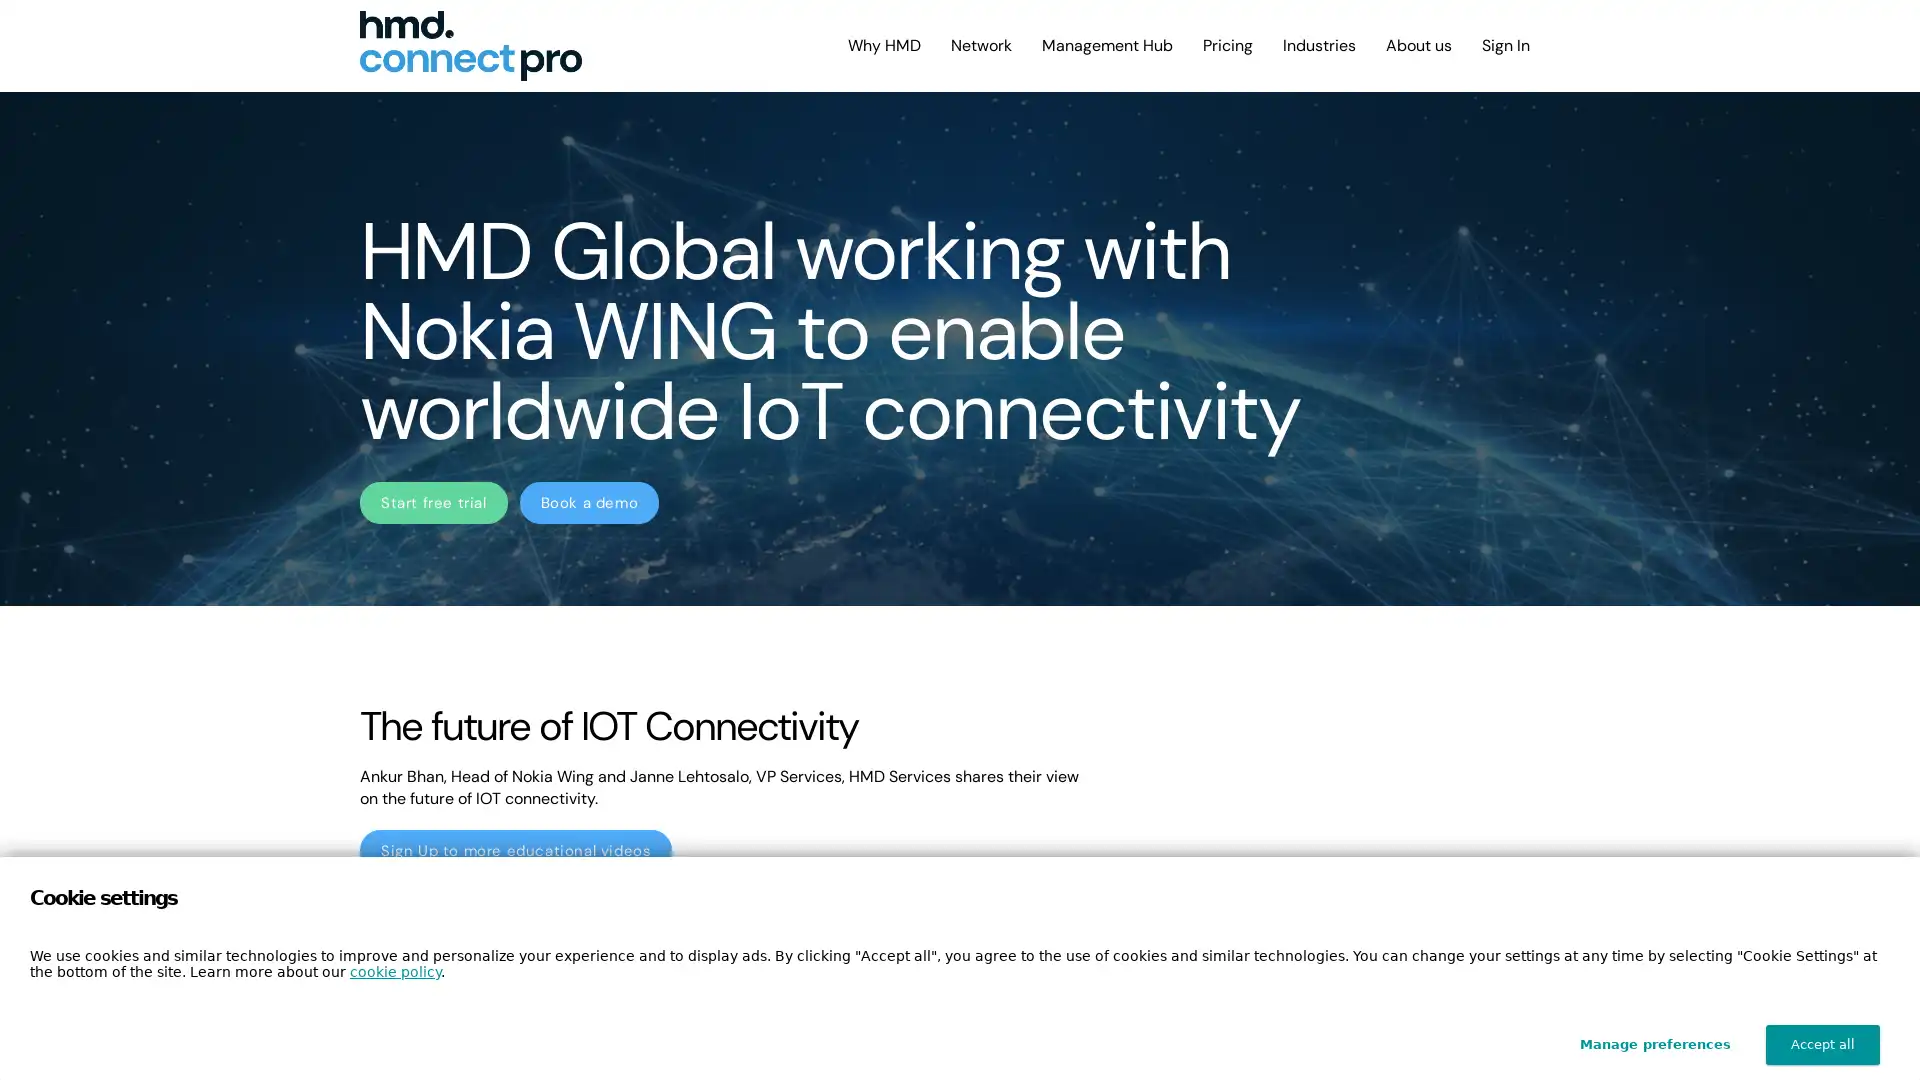  I want to click on Accept all, so click(1823, 1044).